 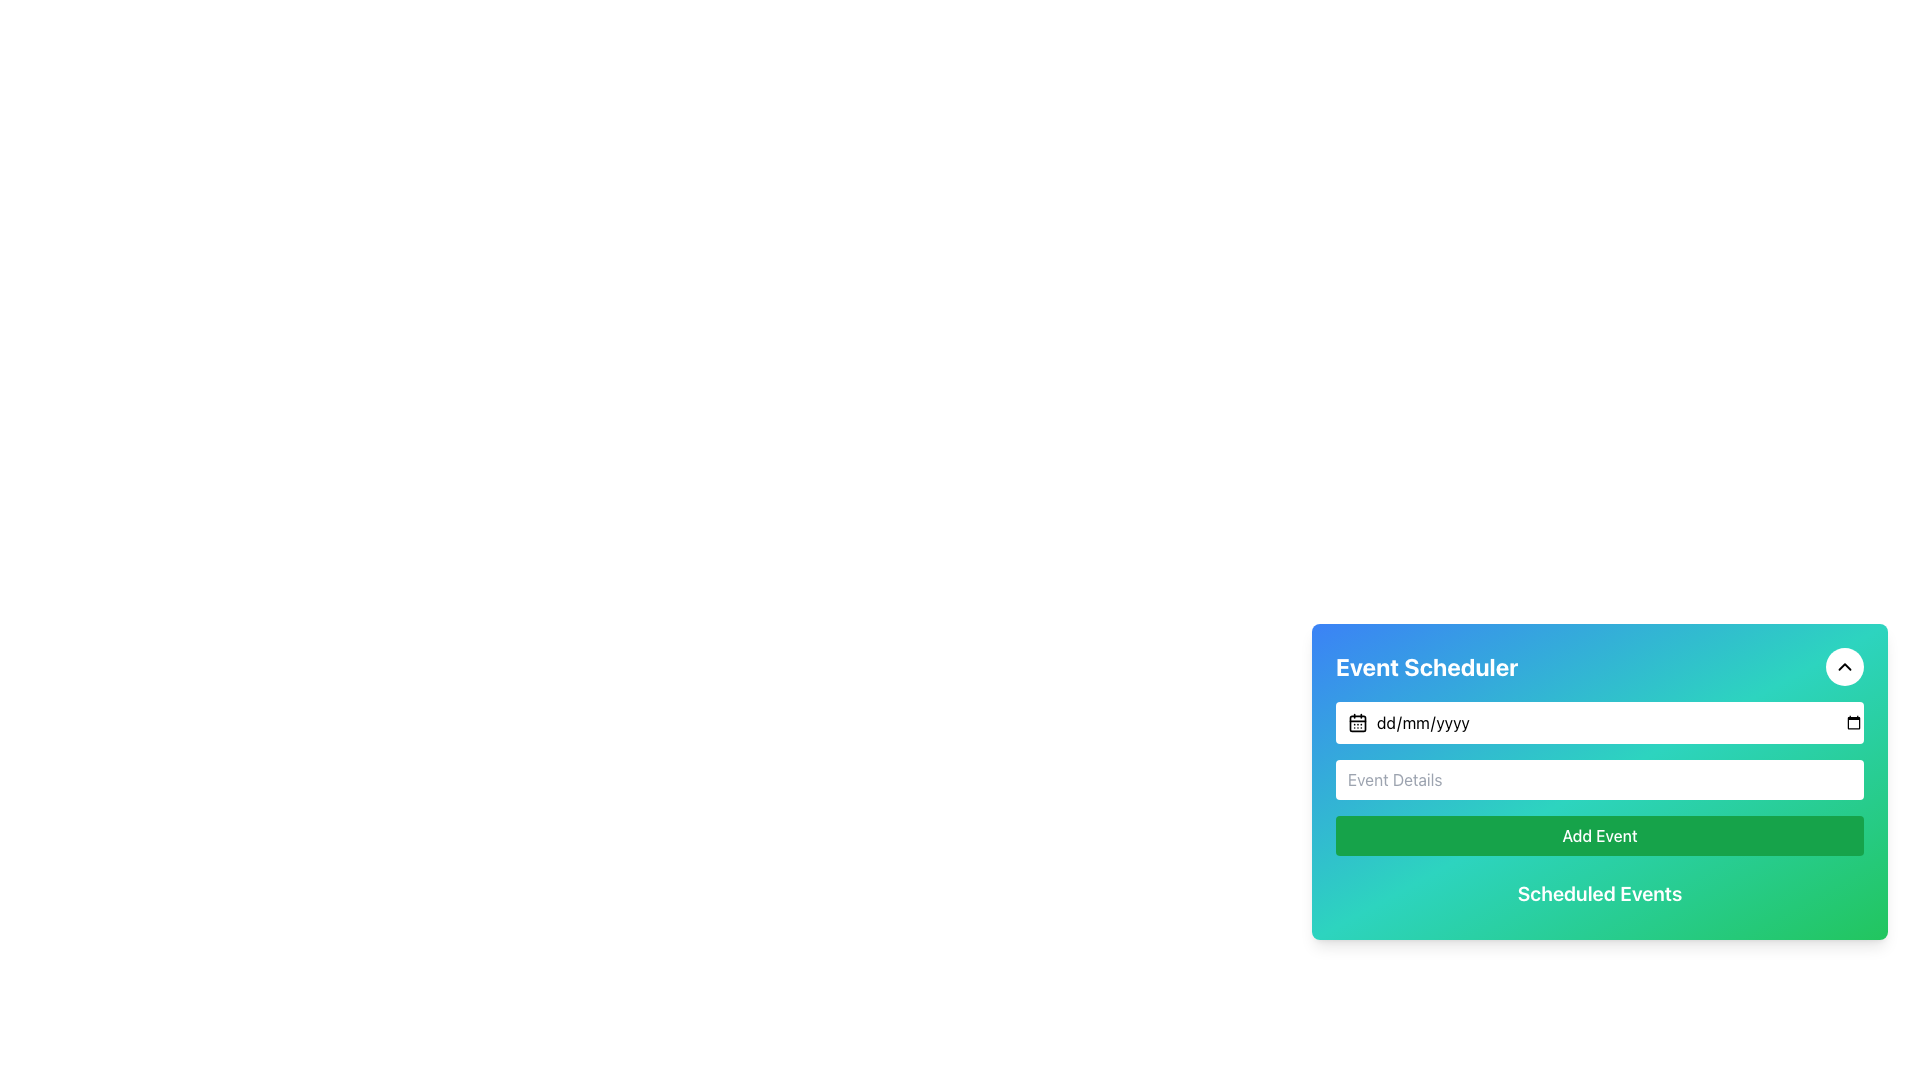 I want to click on the 'Scheduled Events' text label, which is styled in bold white on a gradient background, located at the bottom of the 'Event Scheduler' card, so click(x=1598, y=893).